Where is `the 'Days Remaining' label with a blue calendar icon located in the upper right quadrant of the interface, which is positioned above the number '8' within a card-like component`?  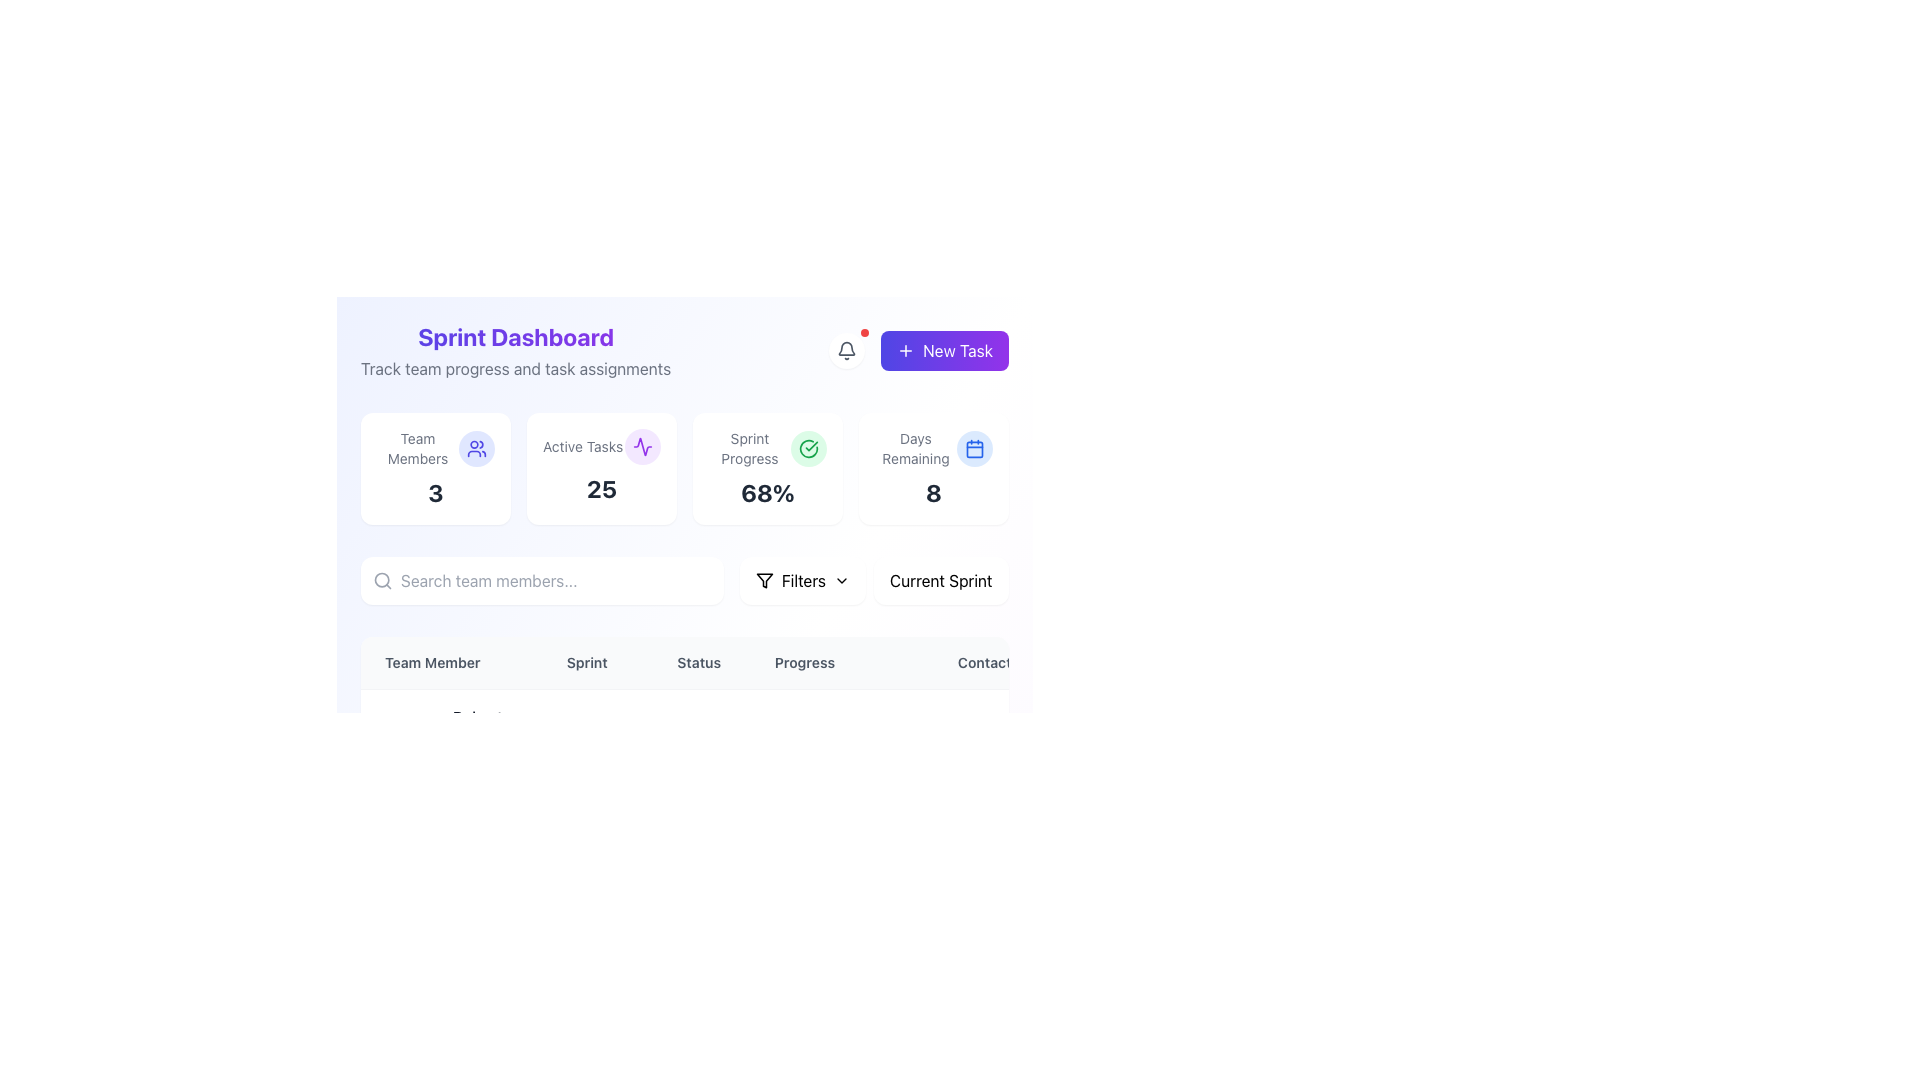
the 'Days Remaining' label with a blue calendar icon located in the upper right quadrant of the interface, which is positioned above the number '8' within a card-like component is located at coordinates (933, 447).